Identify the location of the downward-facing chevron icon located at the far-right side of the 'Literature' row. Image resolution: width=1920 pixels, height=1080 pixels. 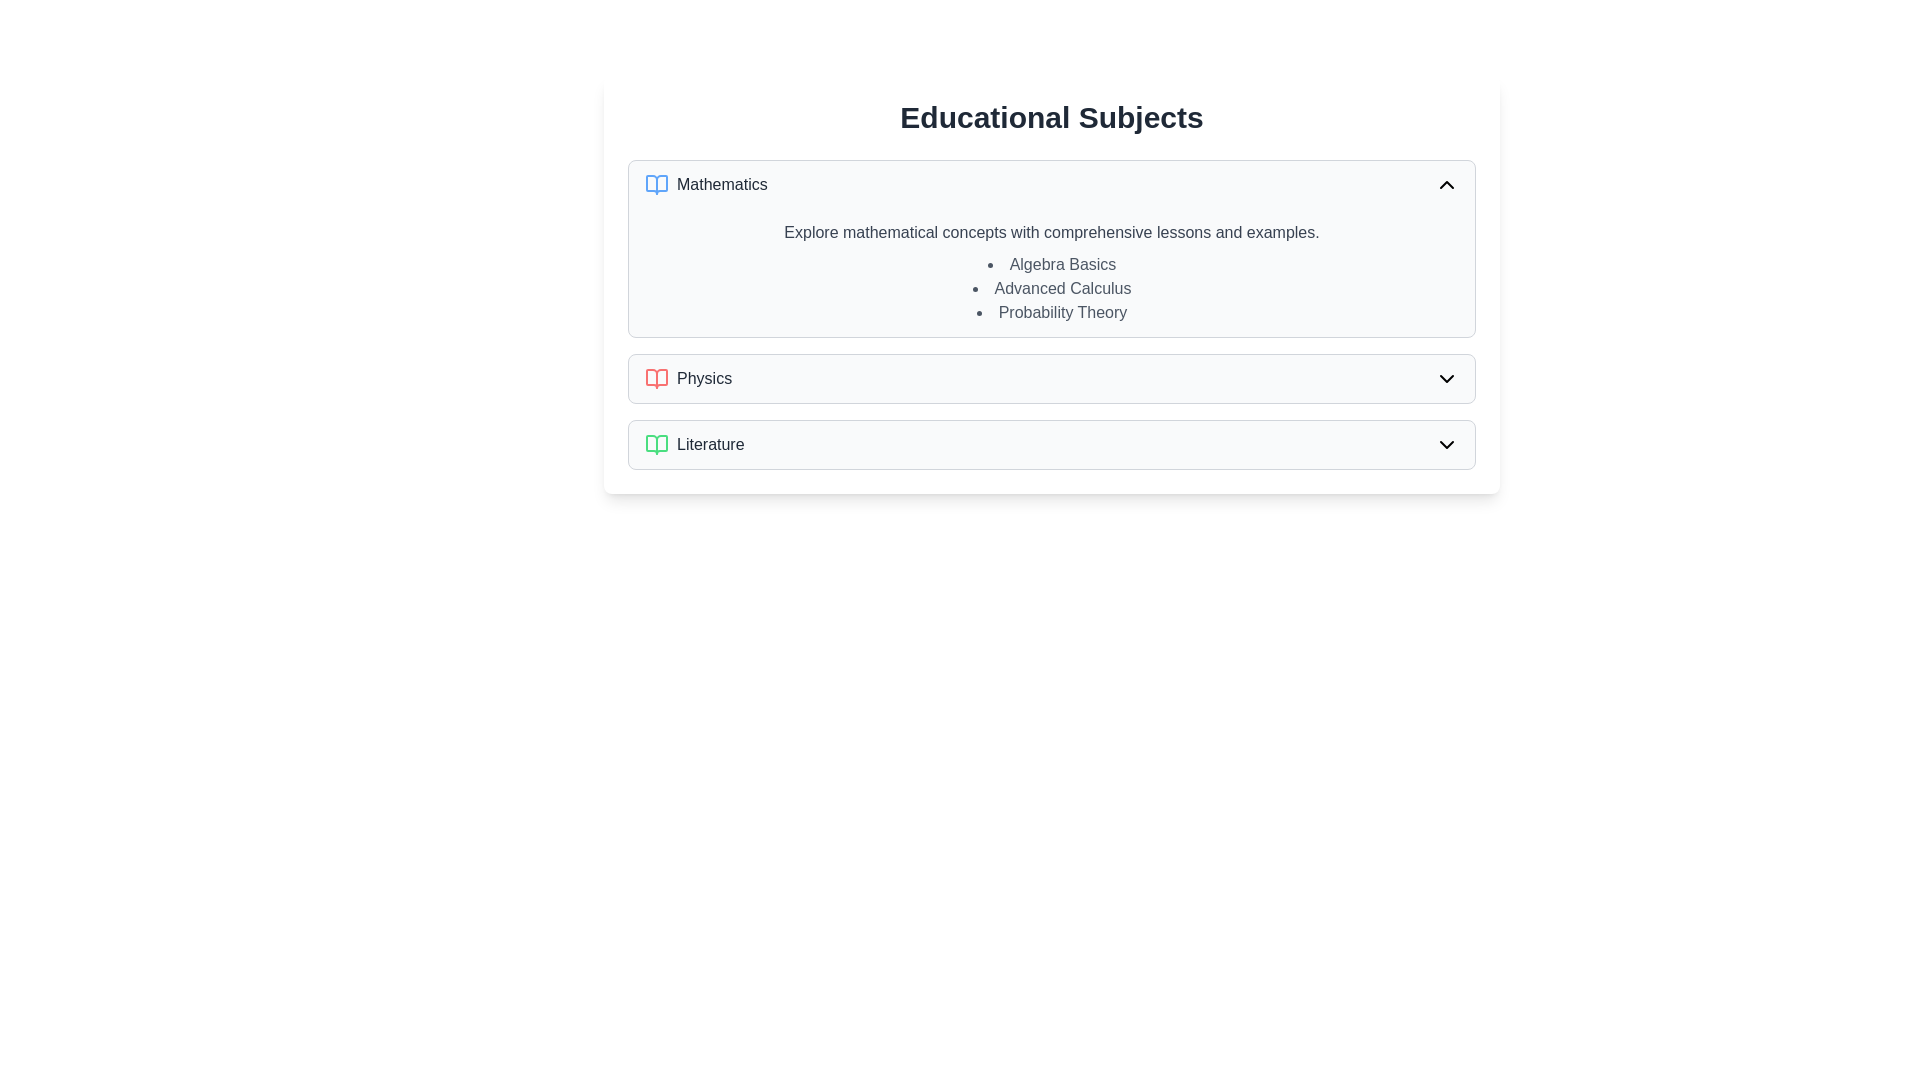
(1446, 443).